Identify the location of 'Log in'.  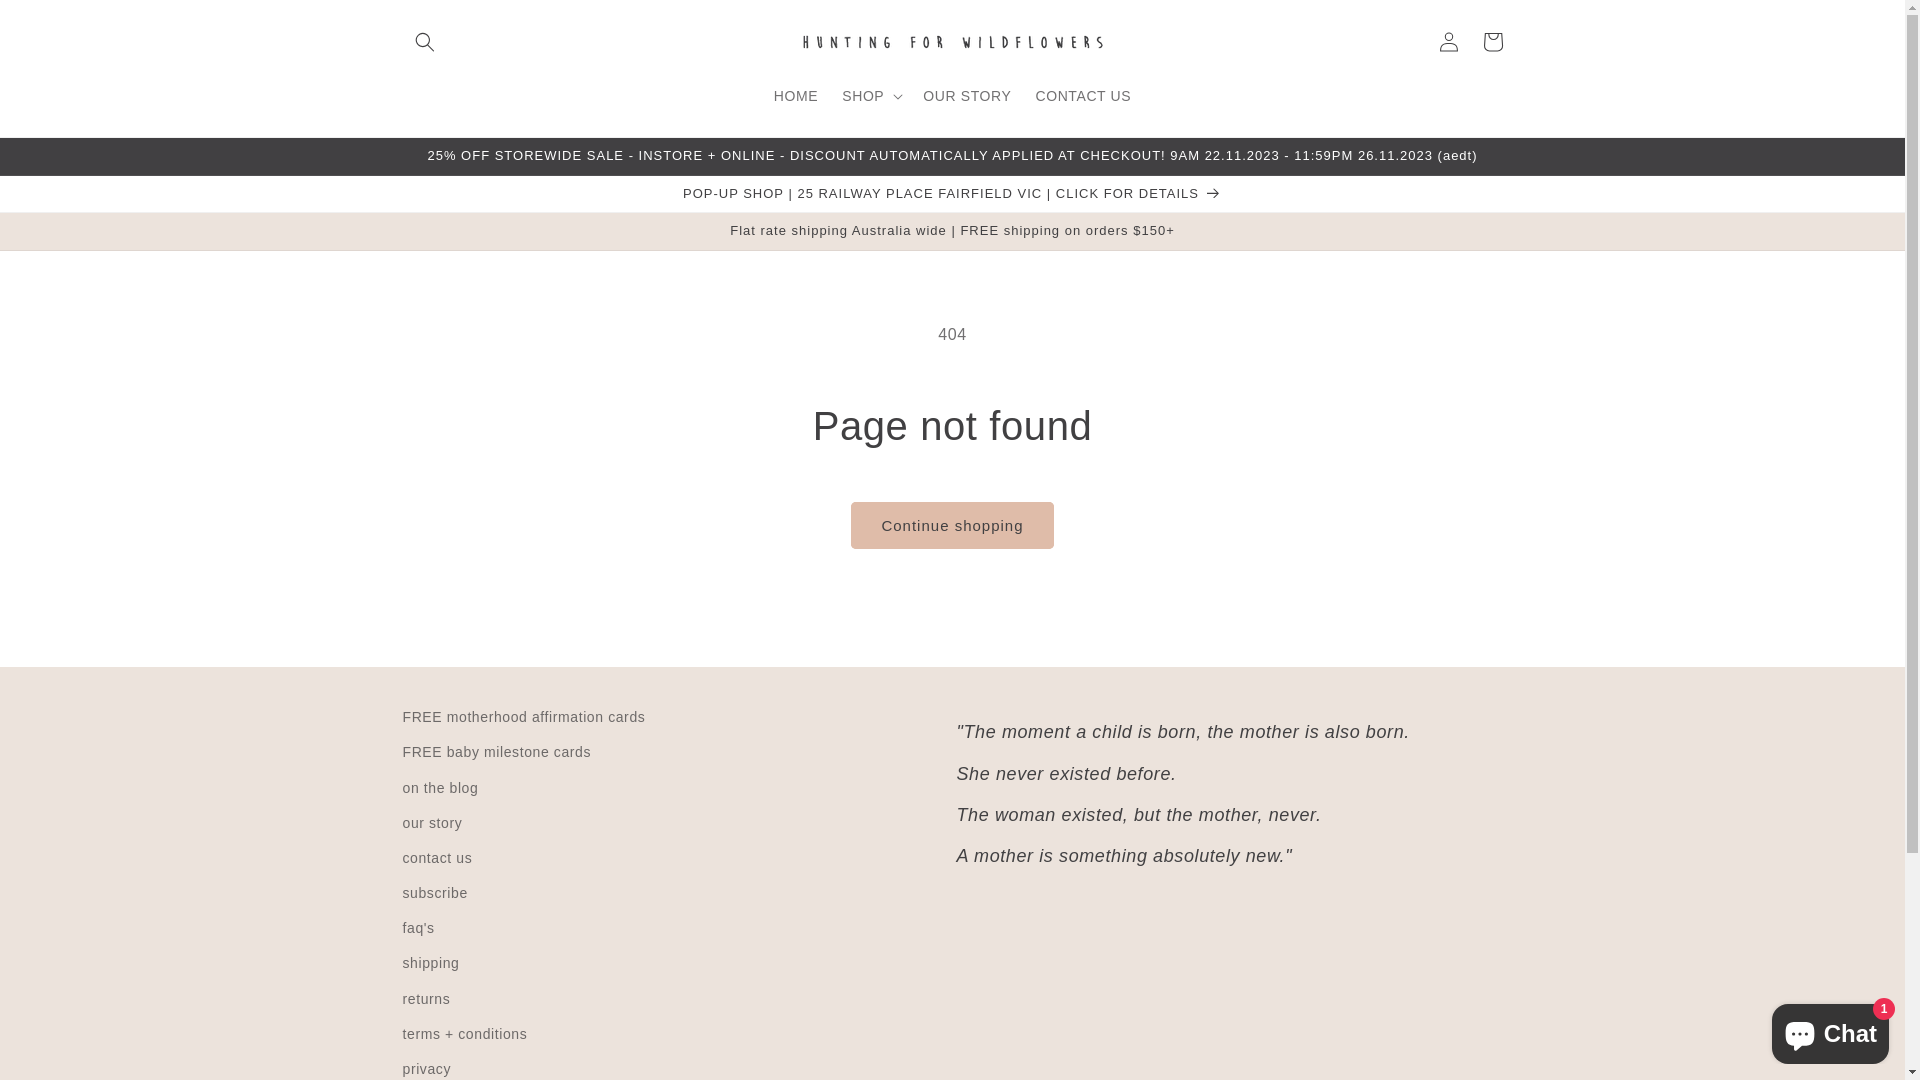
(1448, 42).